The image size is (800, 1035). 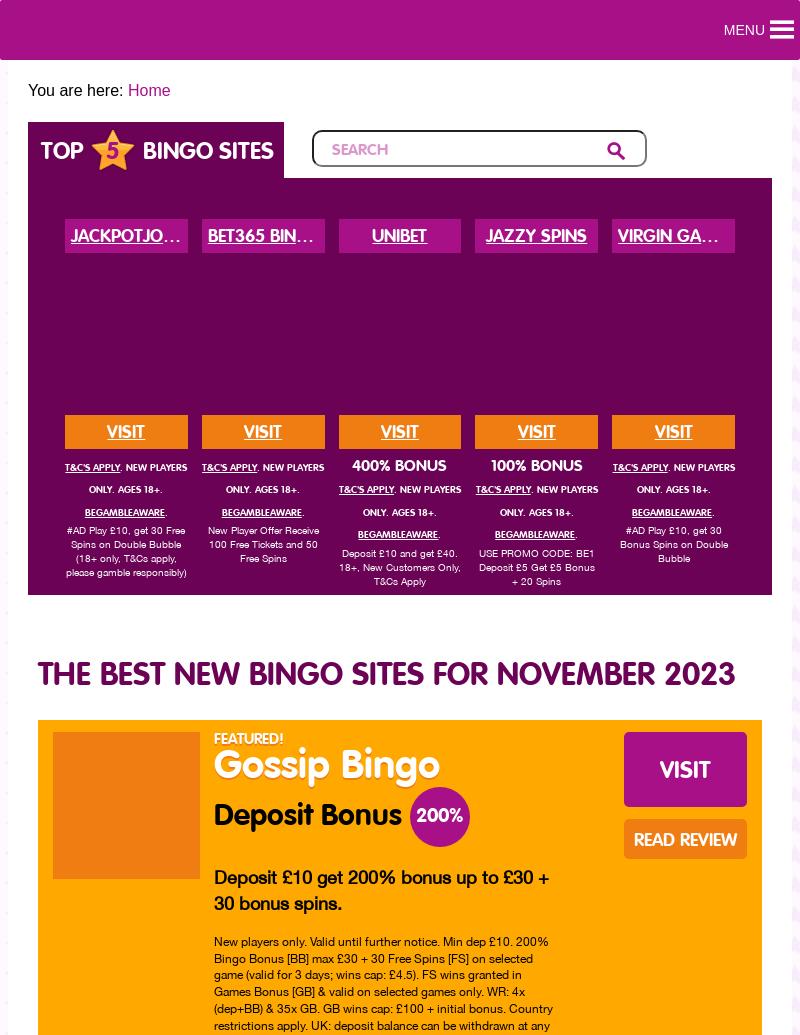 I want to click on 'New Player Offer Receive 100 Free Tickets and 50 Free Spins', so click(x=261, y=542).